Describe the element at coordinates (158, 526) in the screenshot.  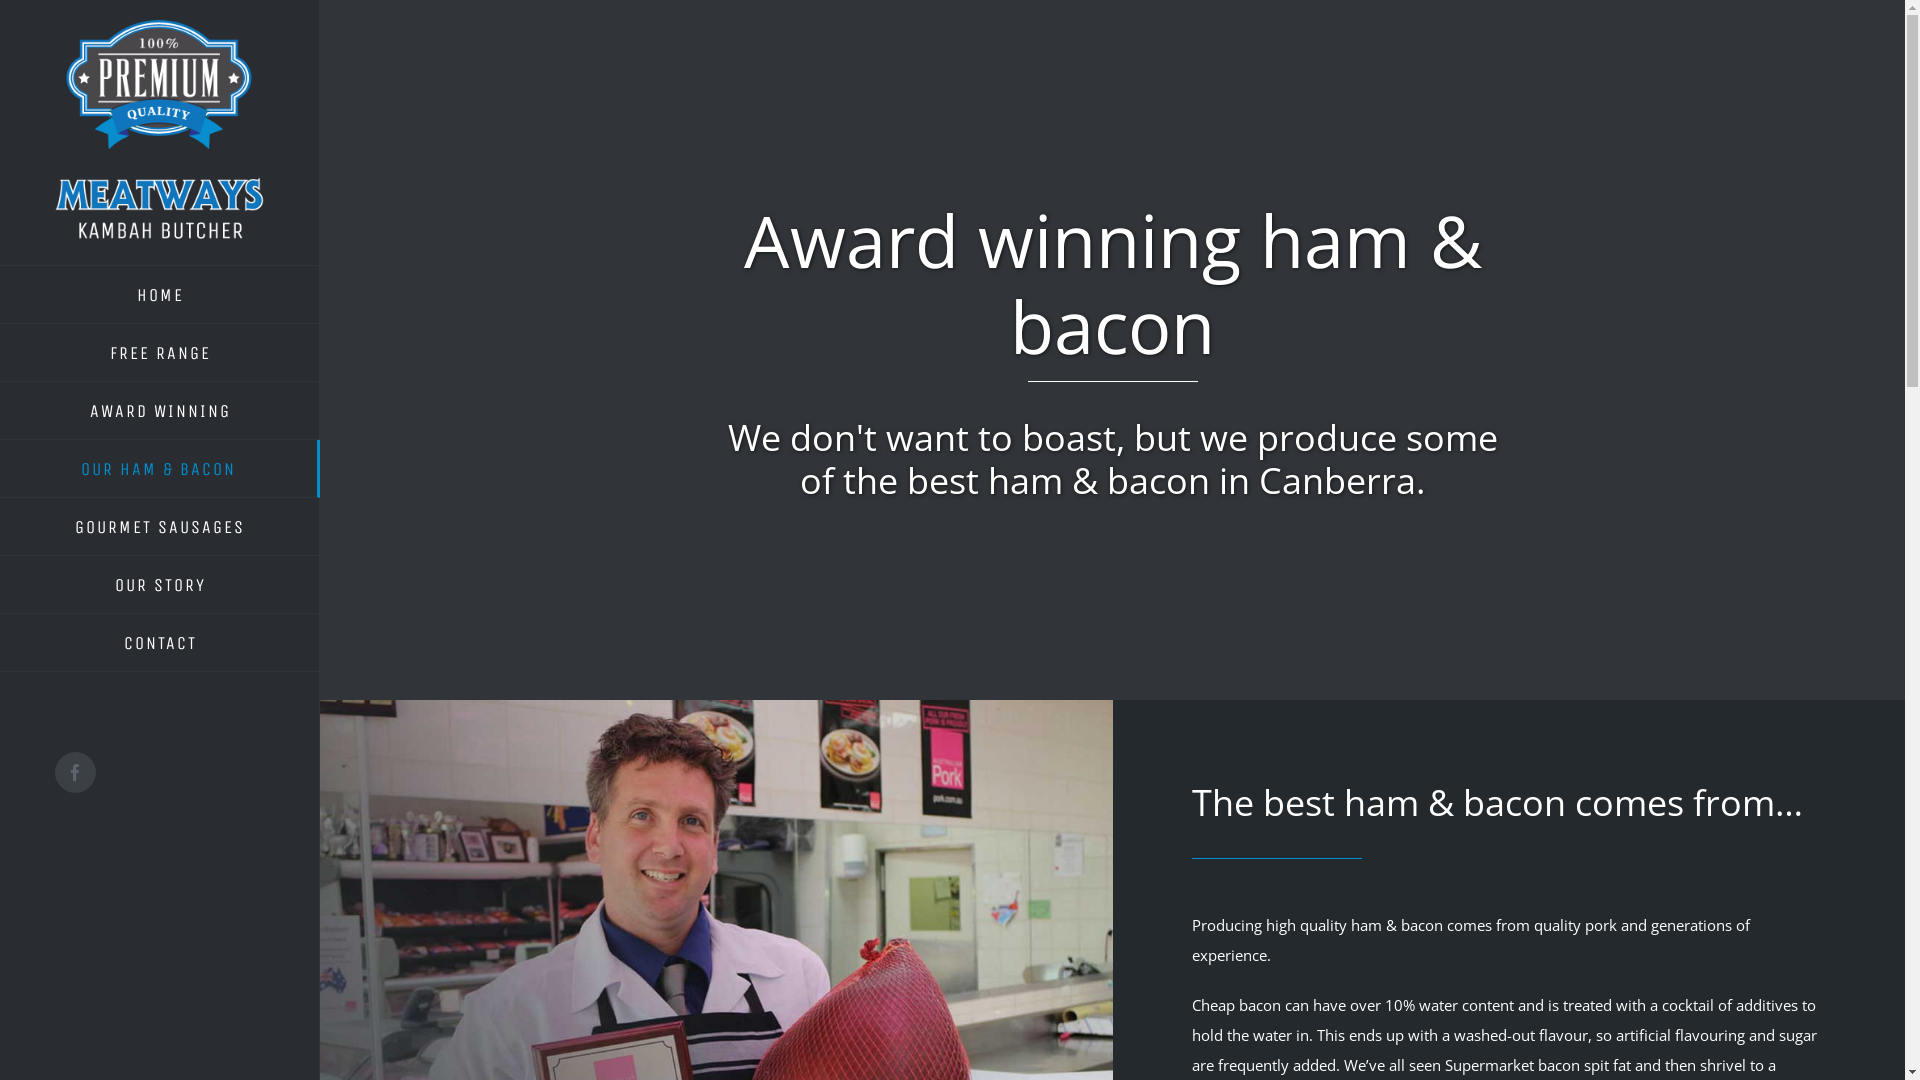
I see `'GOURMET SAUSAGES'` at that location.